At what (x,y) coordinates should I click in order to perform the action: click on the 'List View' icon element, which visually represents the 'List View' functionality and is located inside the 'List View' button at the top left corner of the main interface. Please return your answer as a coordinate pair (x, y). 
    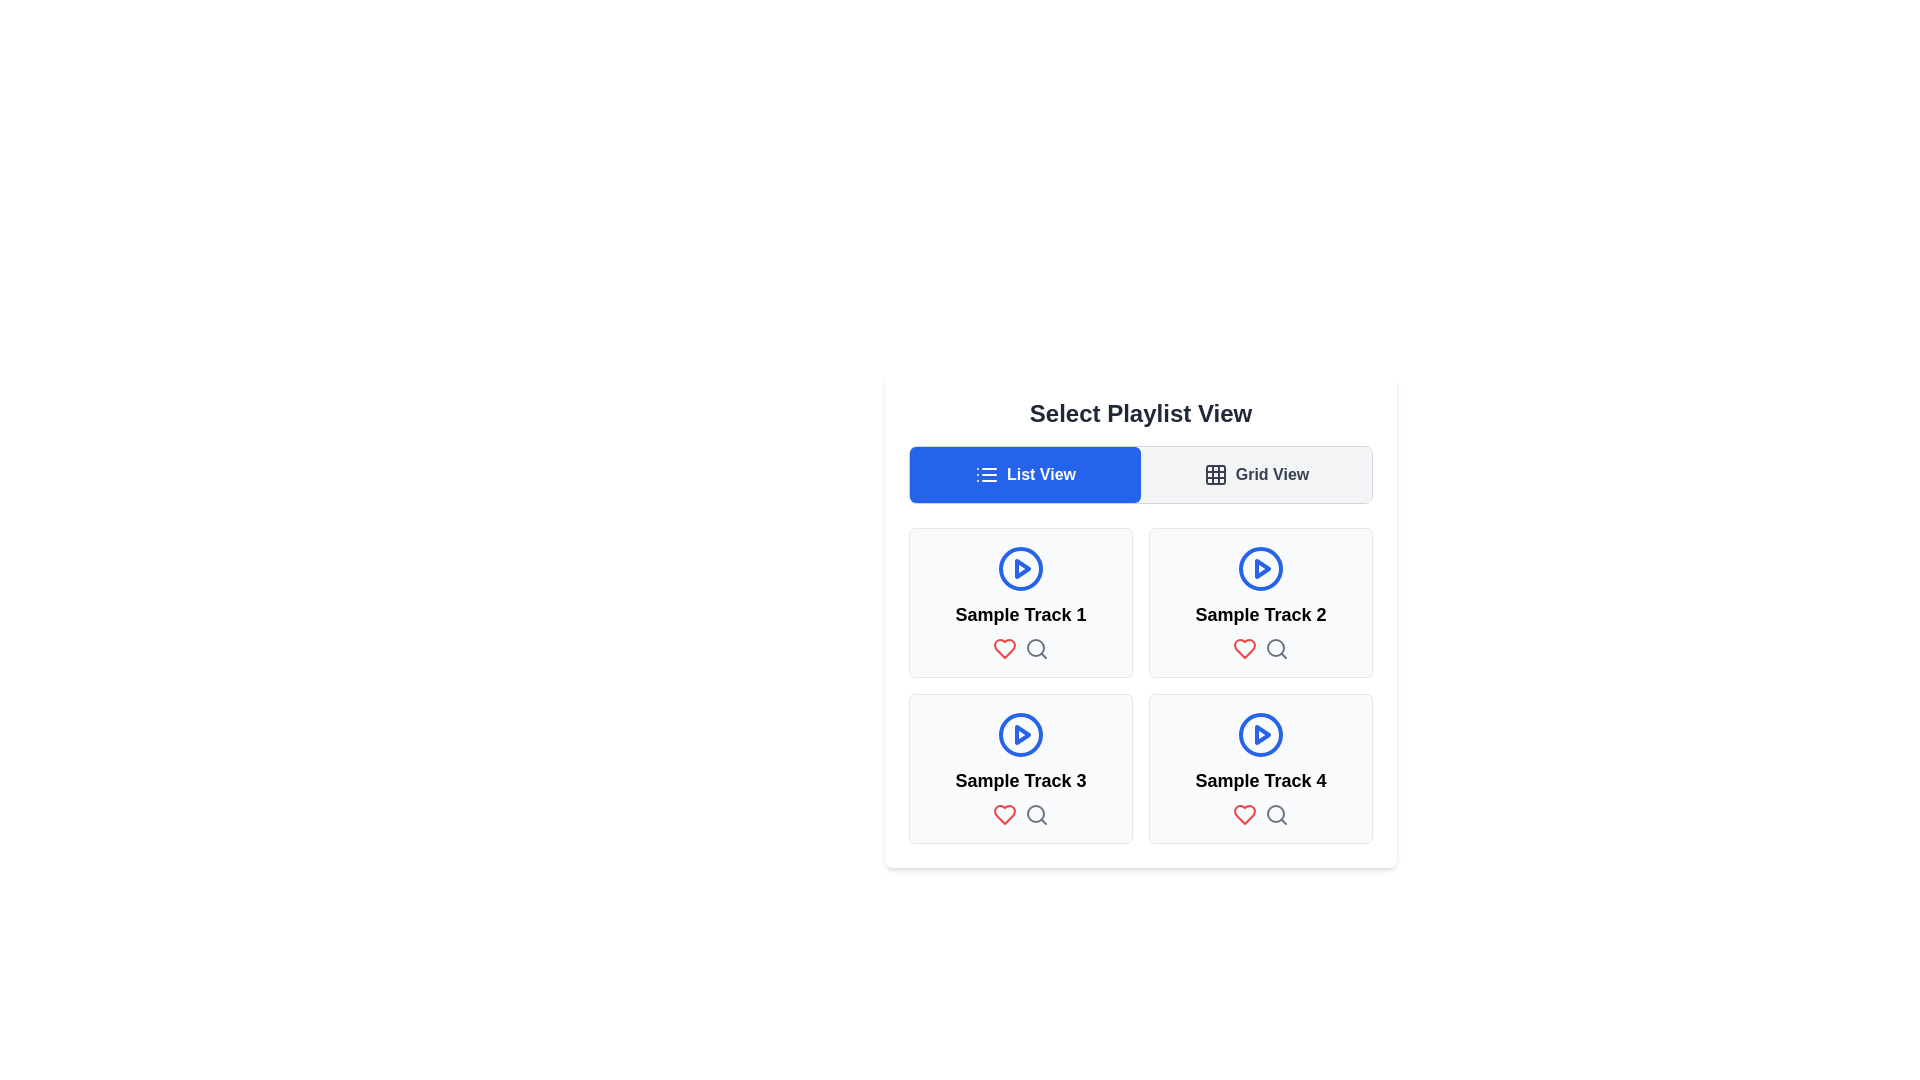
    Looking at the image, I should click on (986, 474).